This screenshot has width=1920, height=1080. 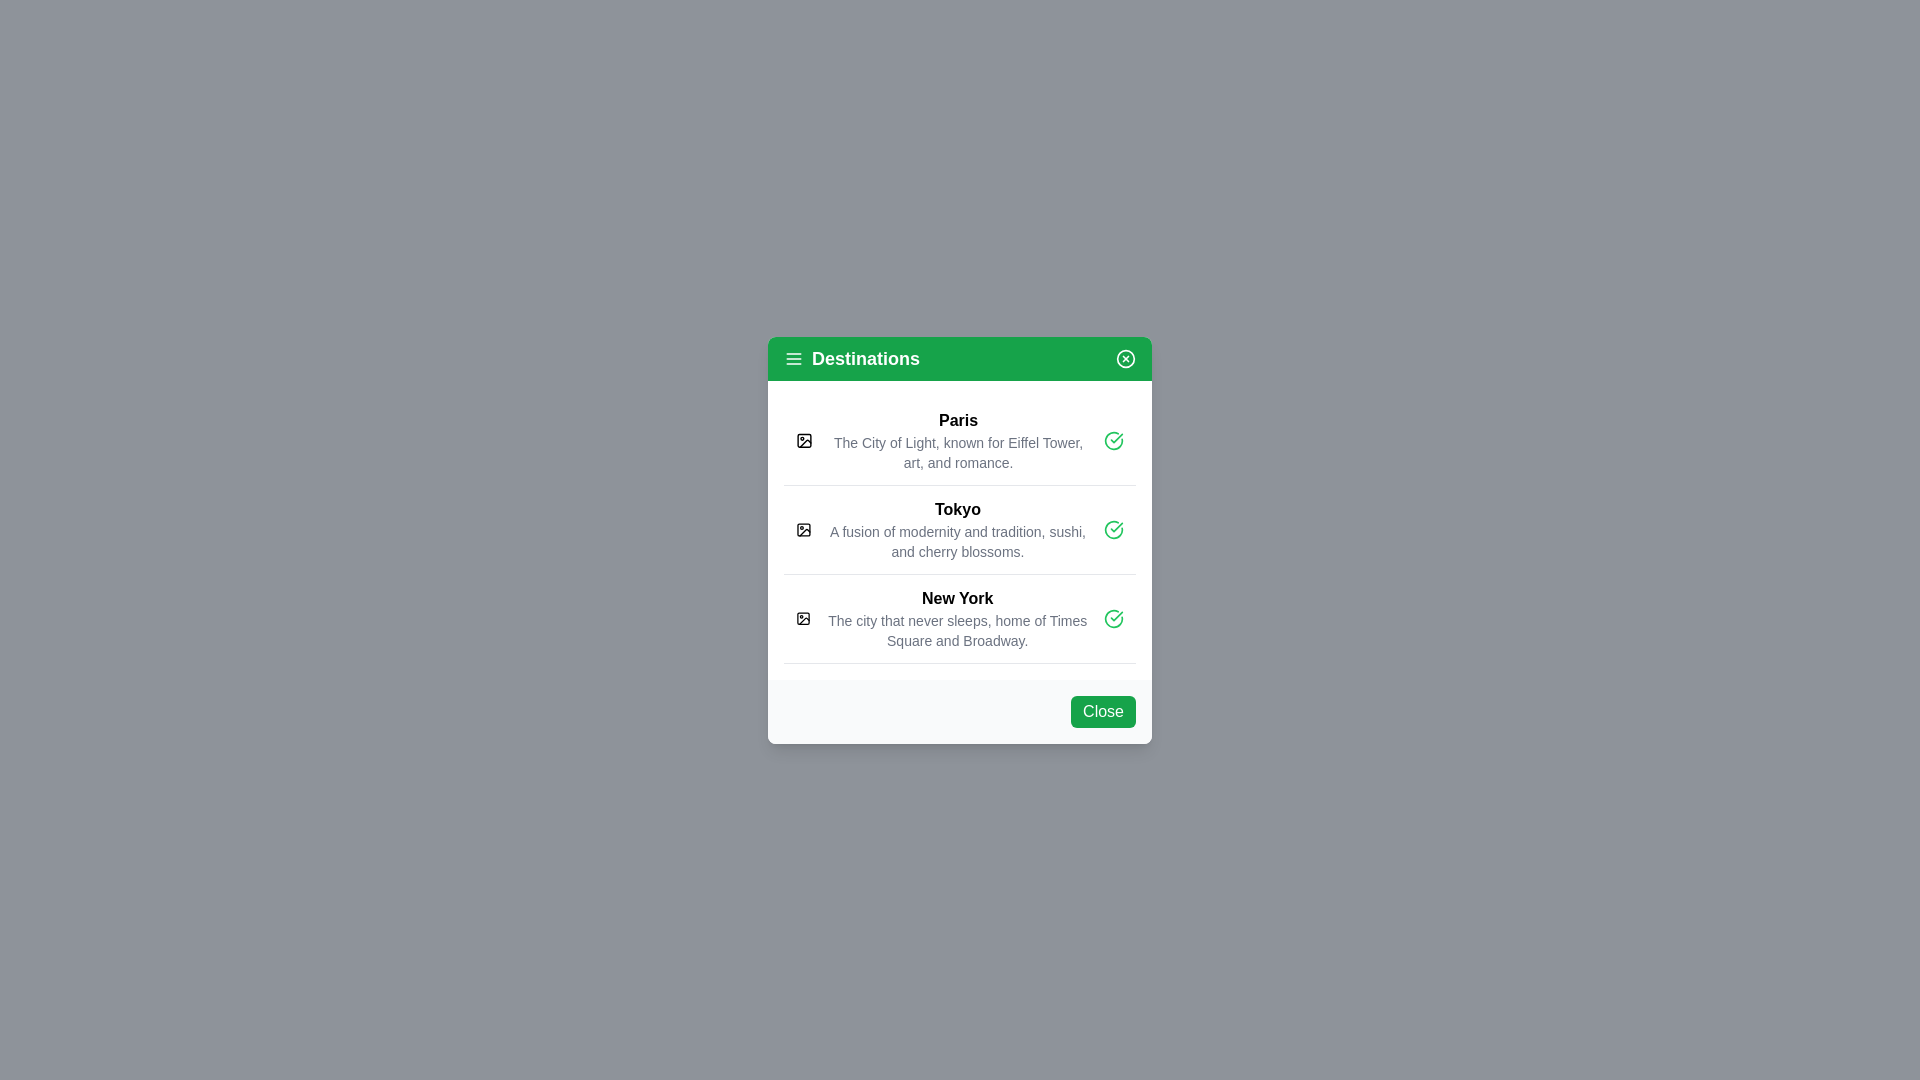 I want to click on the Icon Button located at the top-right corner of the green header labeled 'Destinations', so click(x=1126, y=357).